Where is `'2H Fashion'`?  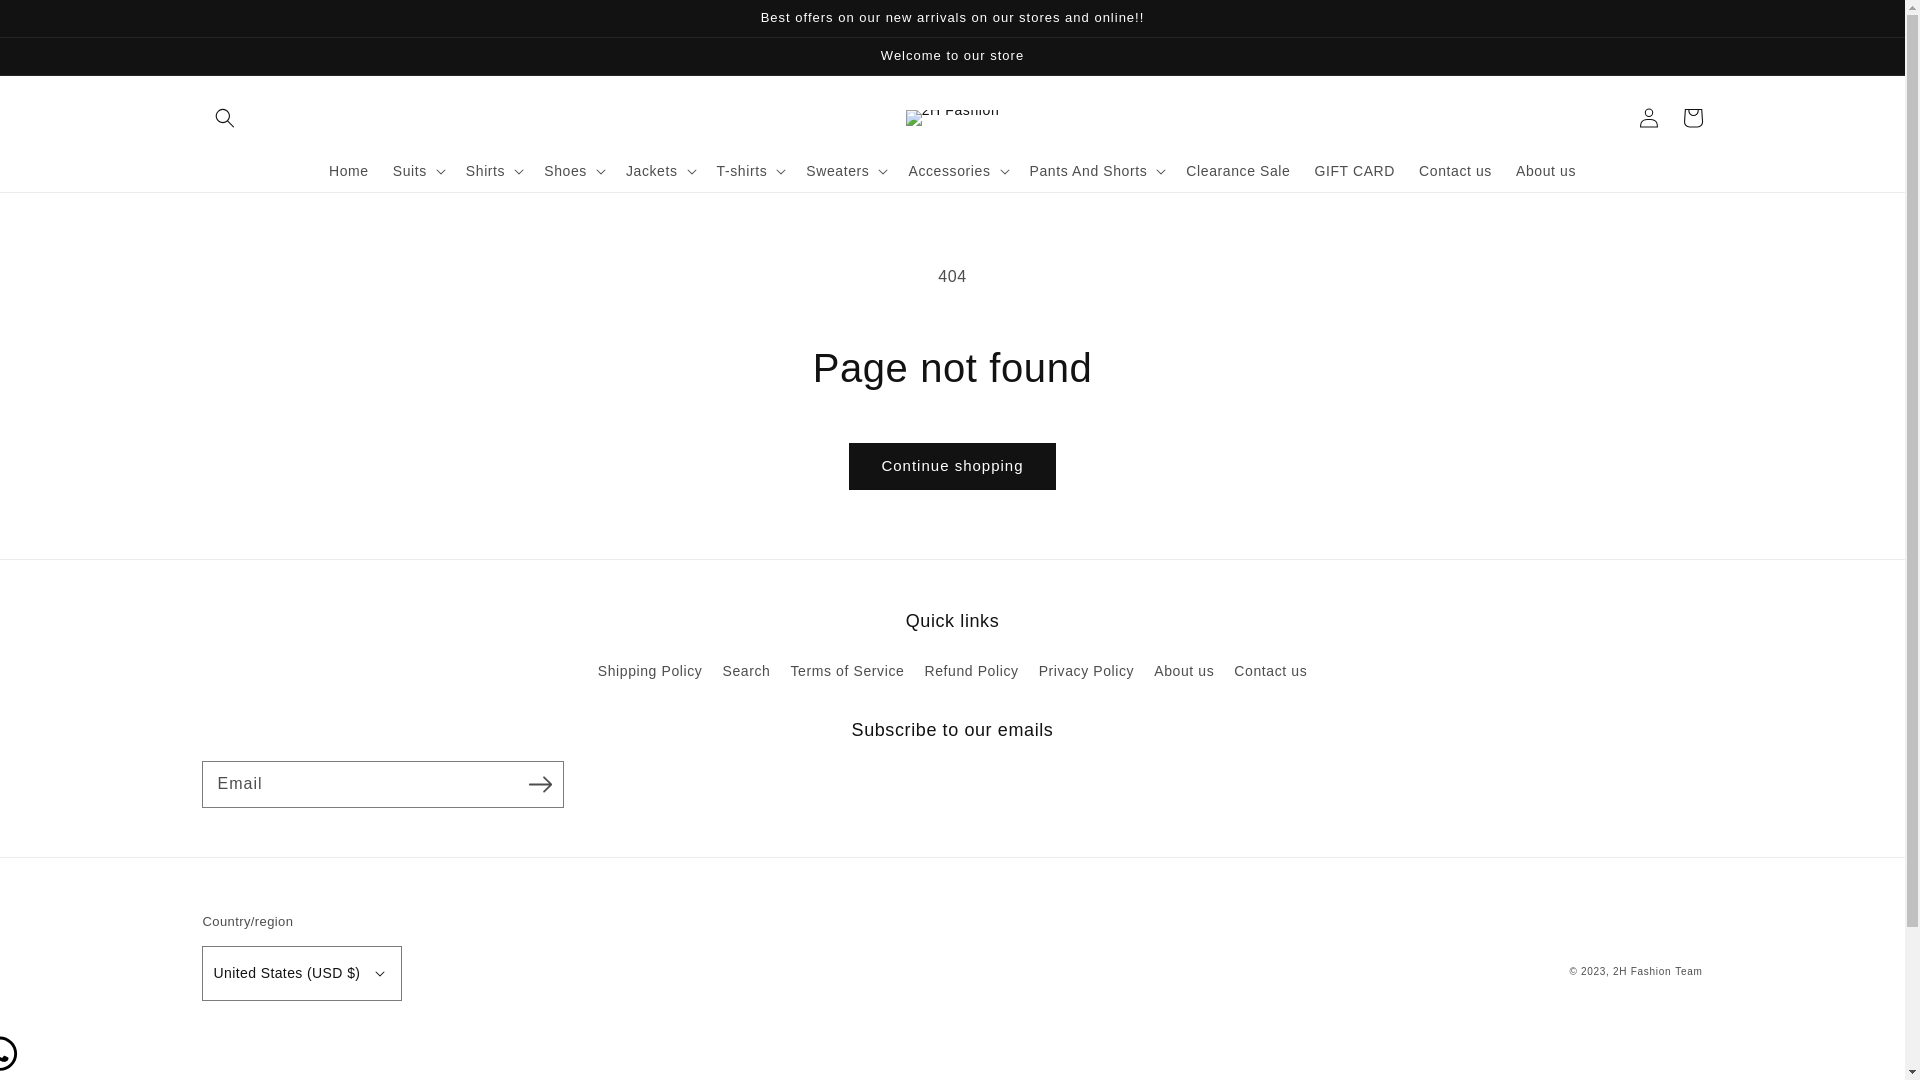 '2H Fashion' is located at coordinates (1641, 970).